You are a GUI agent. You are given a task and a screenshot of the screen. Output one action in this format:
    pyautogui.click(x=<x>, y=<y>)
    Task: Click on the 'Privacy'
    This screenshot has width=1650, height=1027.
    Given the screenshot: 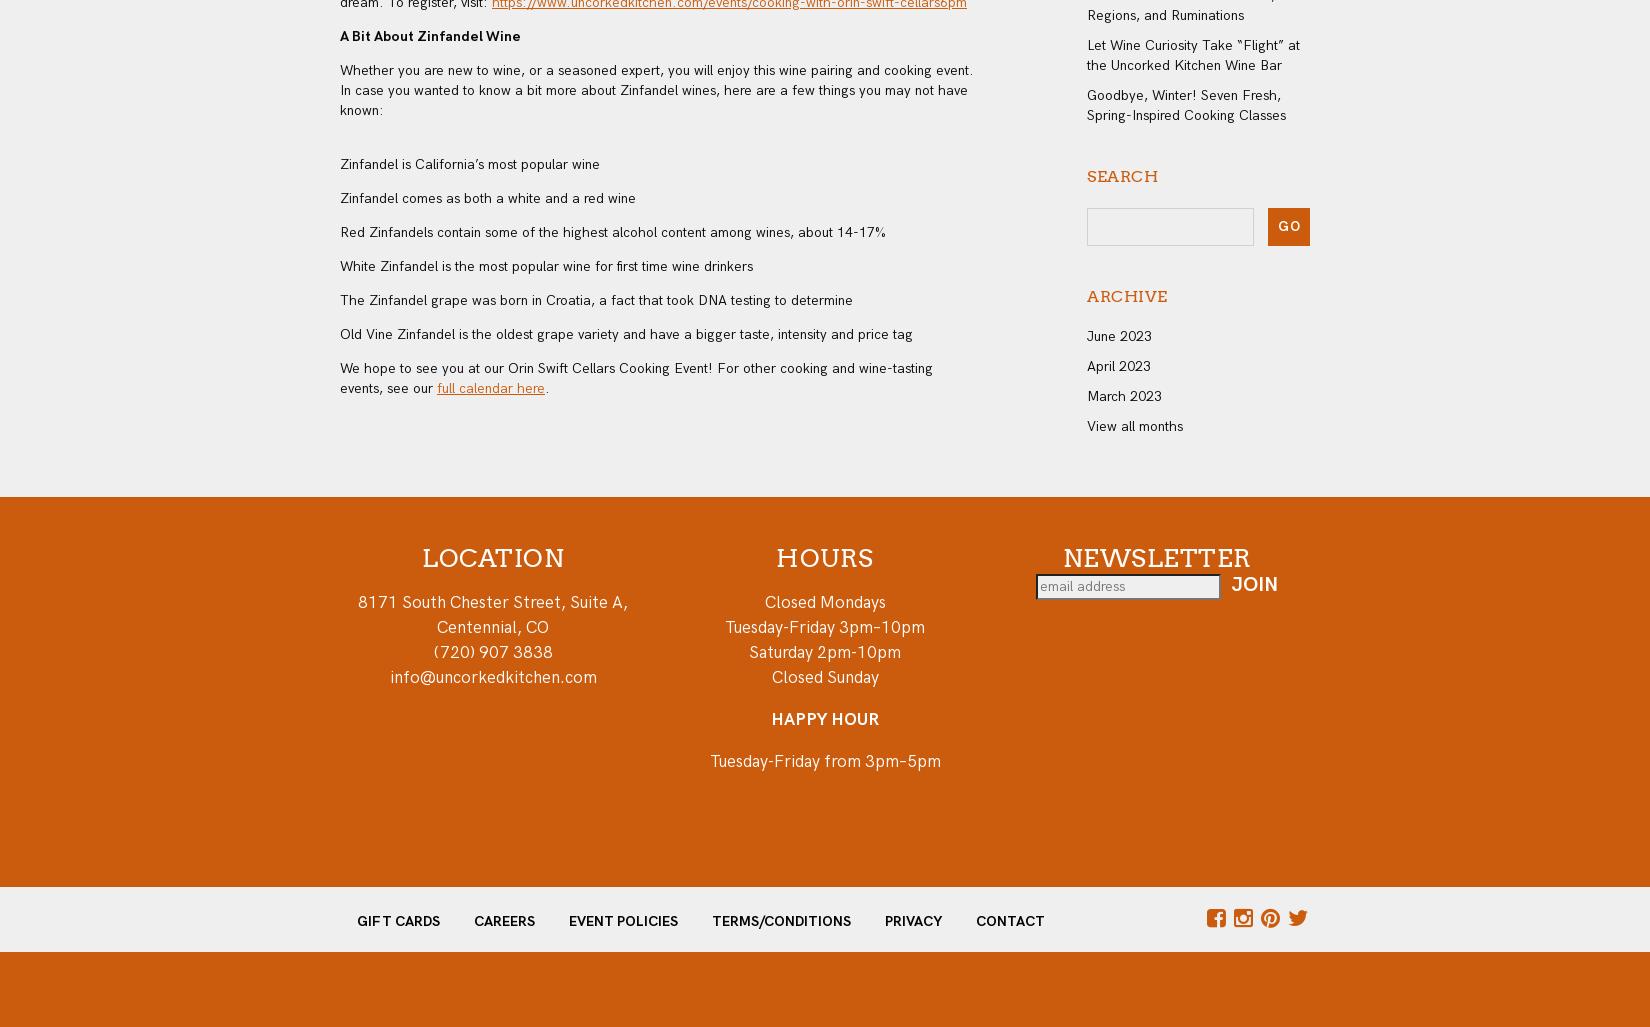 What is the action you would take?
    pyautogui.click(x=912, y=920)
    